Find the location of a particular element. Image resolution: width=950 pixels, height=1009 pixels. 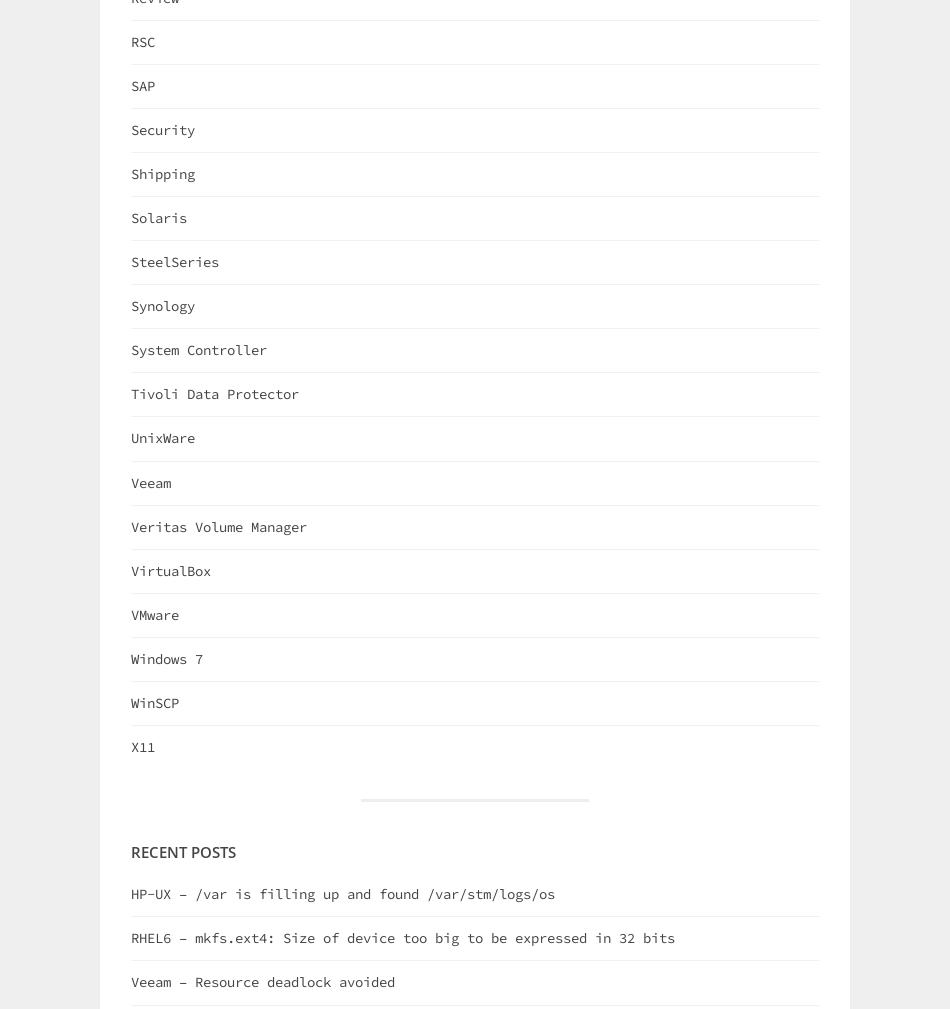

'Veeam – Resource deadlock avoided' is located at coordinates (131, 981).